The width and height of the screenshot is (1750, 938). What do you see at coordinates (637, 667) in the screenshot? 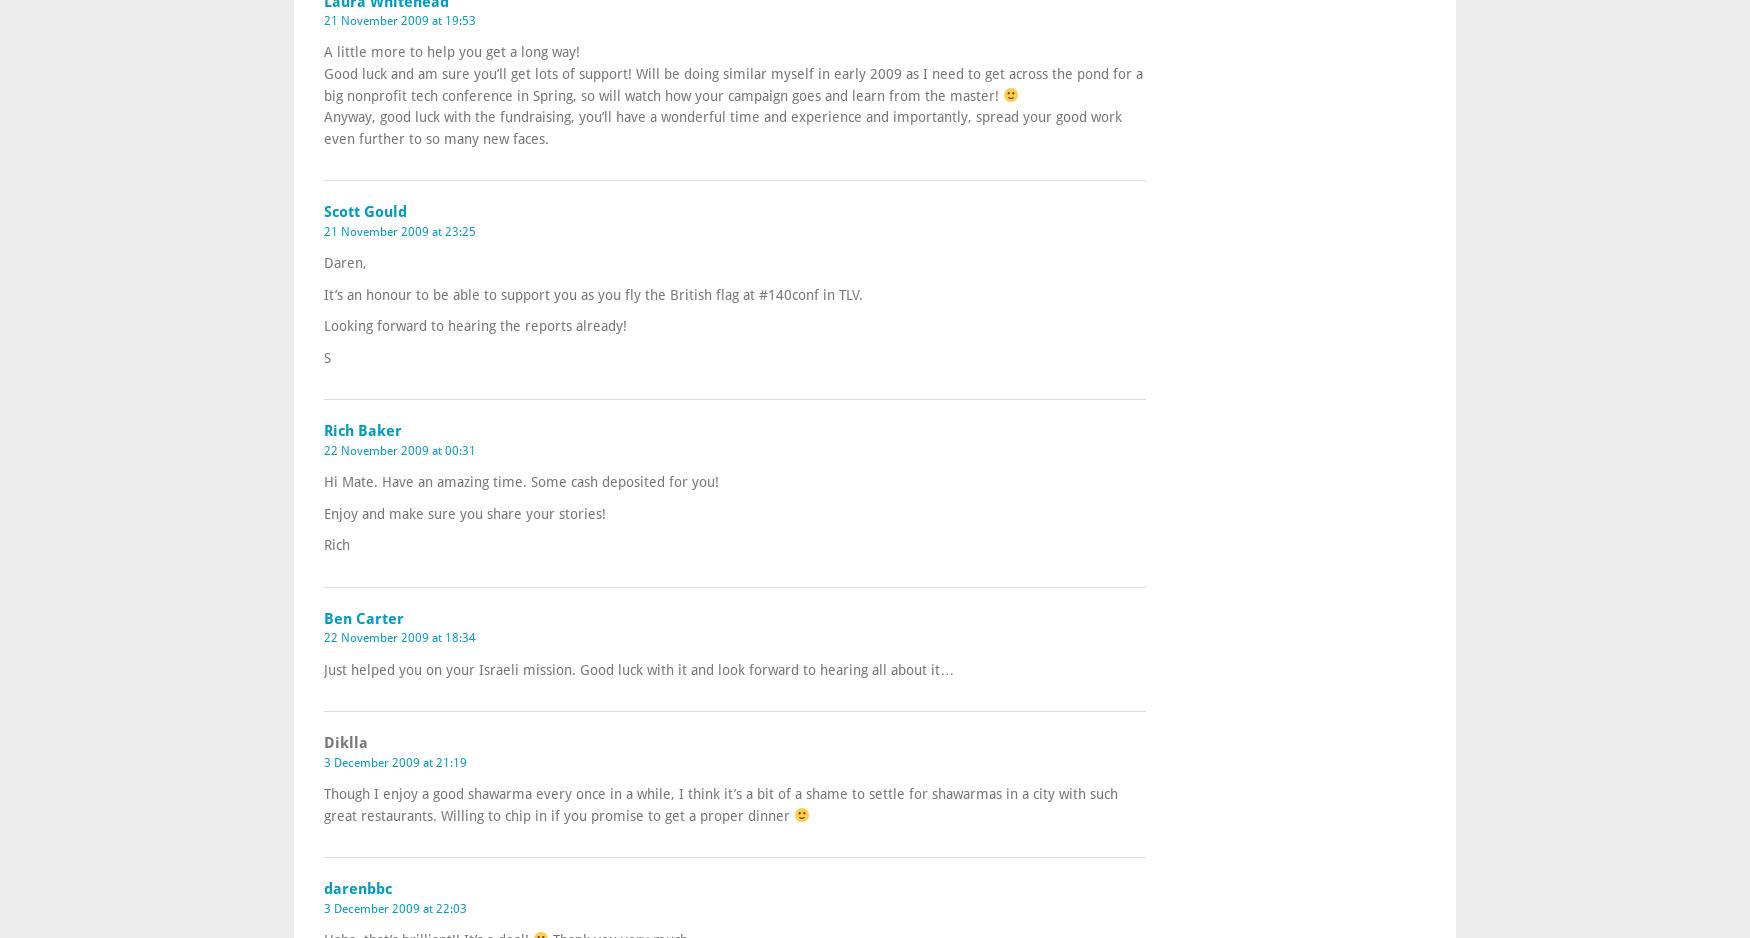
I see `'Just helped you on your Israeli mission. Good luck with it and look forward to hearing all about it…'` at bounding box center [637, 667].